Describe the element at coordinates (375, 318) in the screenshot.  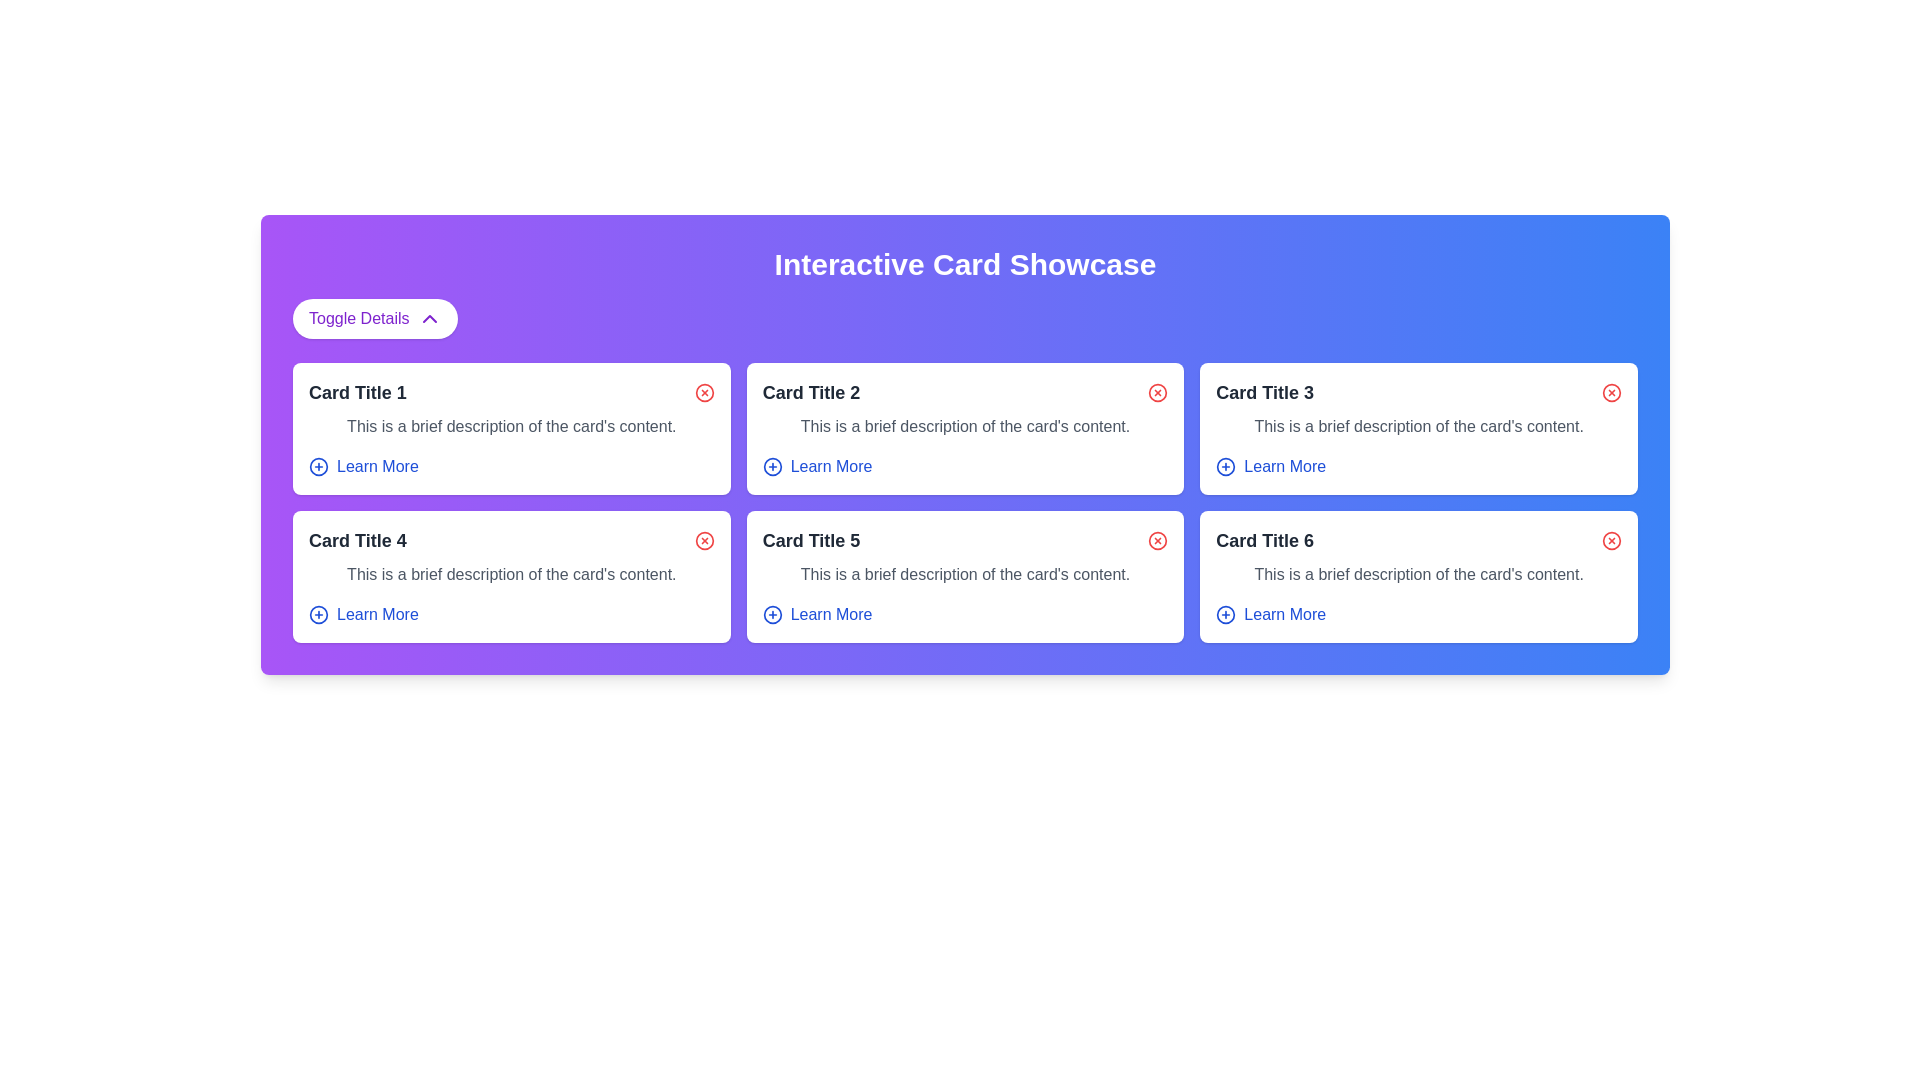
I see `the button that toggles the visibility of additional information in the current UI section` at that location.